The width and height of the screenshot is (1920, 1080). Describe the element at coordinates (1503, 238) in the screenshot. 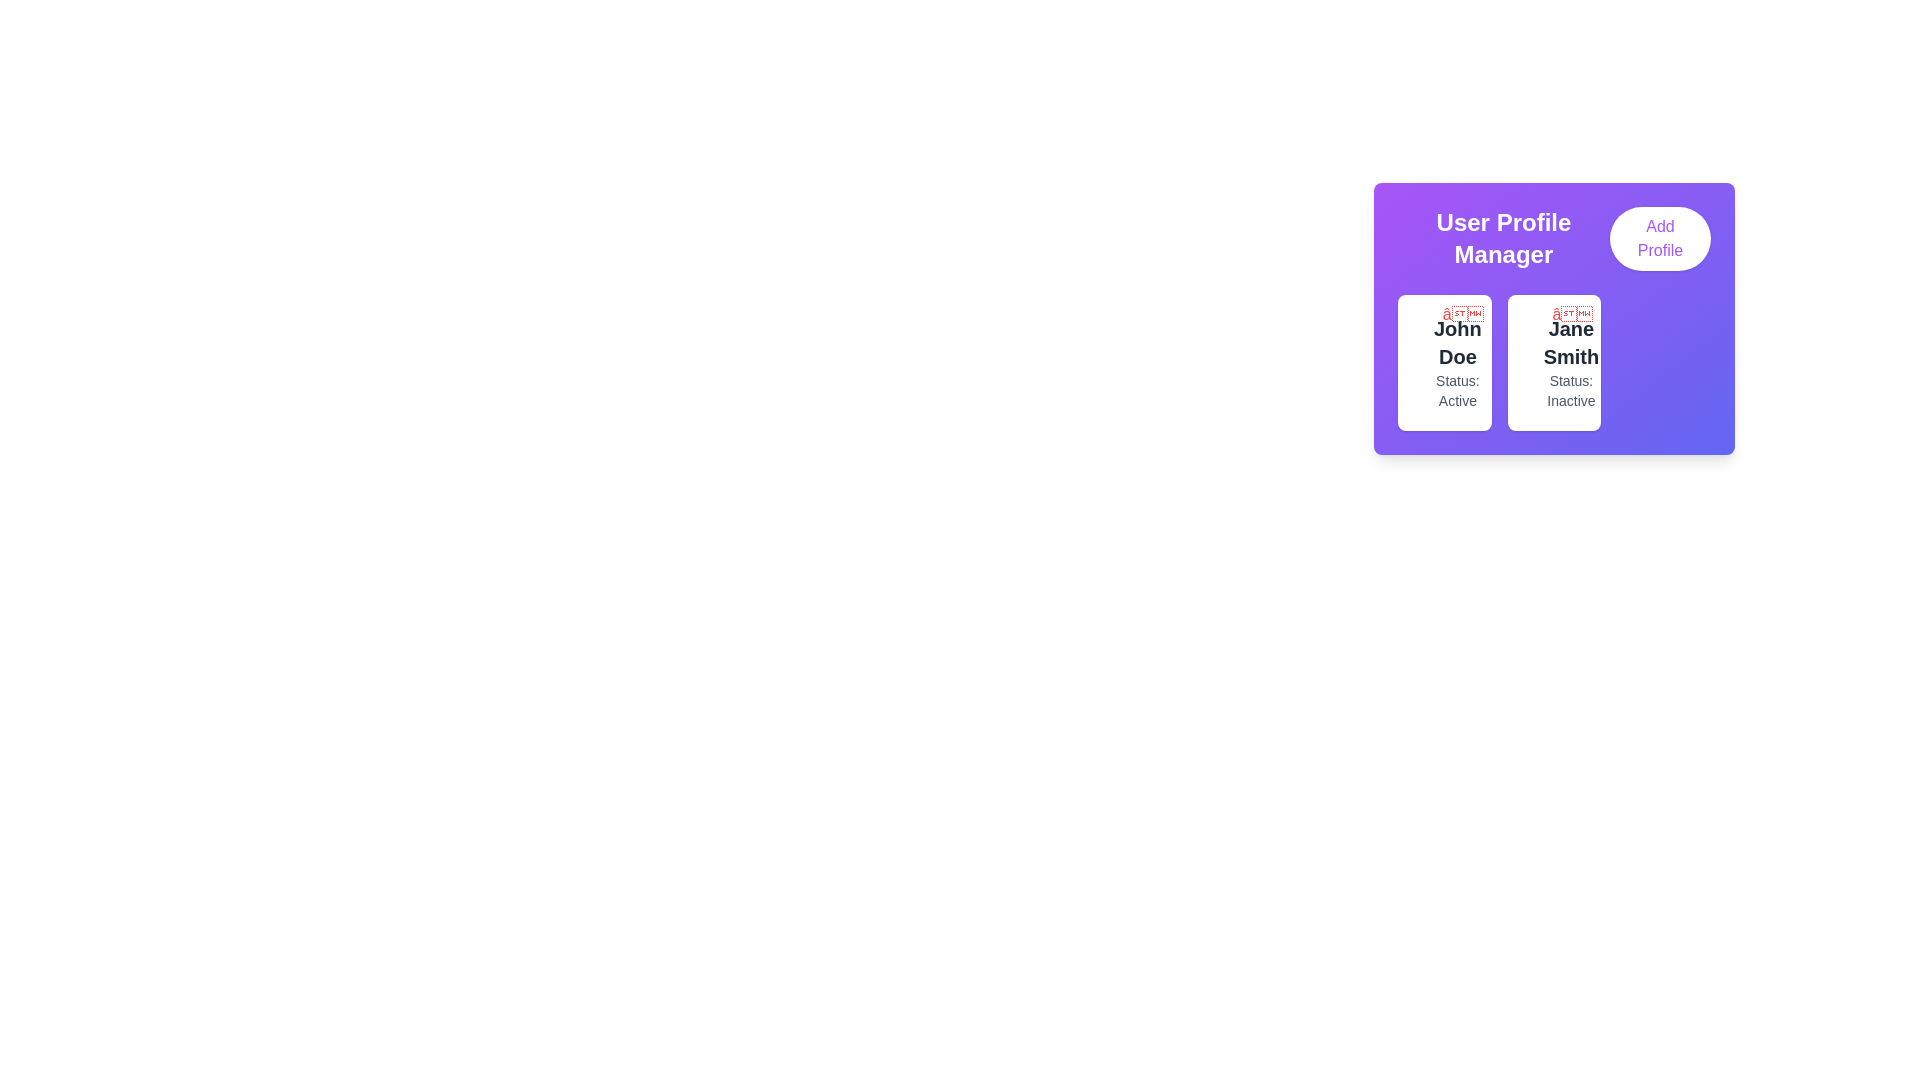

I see `the bold text label reading 'User Profile Manager', which is positioned at the top of the interface and serves as the main section identifier` at that location.